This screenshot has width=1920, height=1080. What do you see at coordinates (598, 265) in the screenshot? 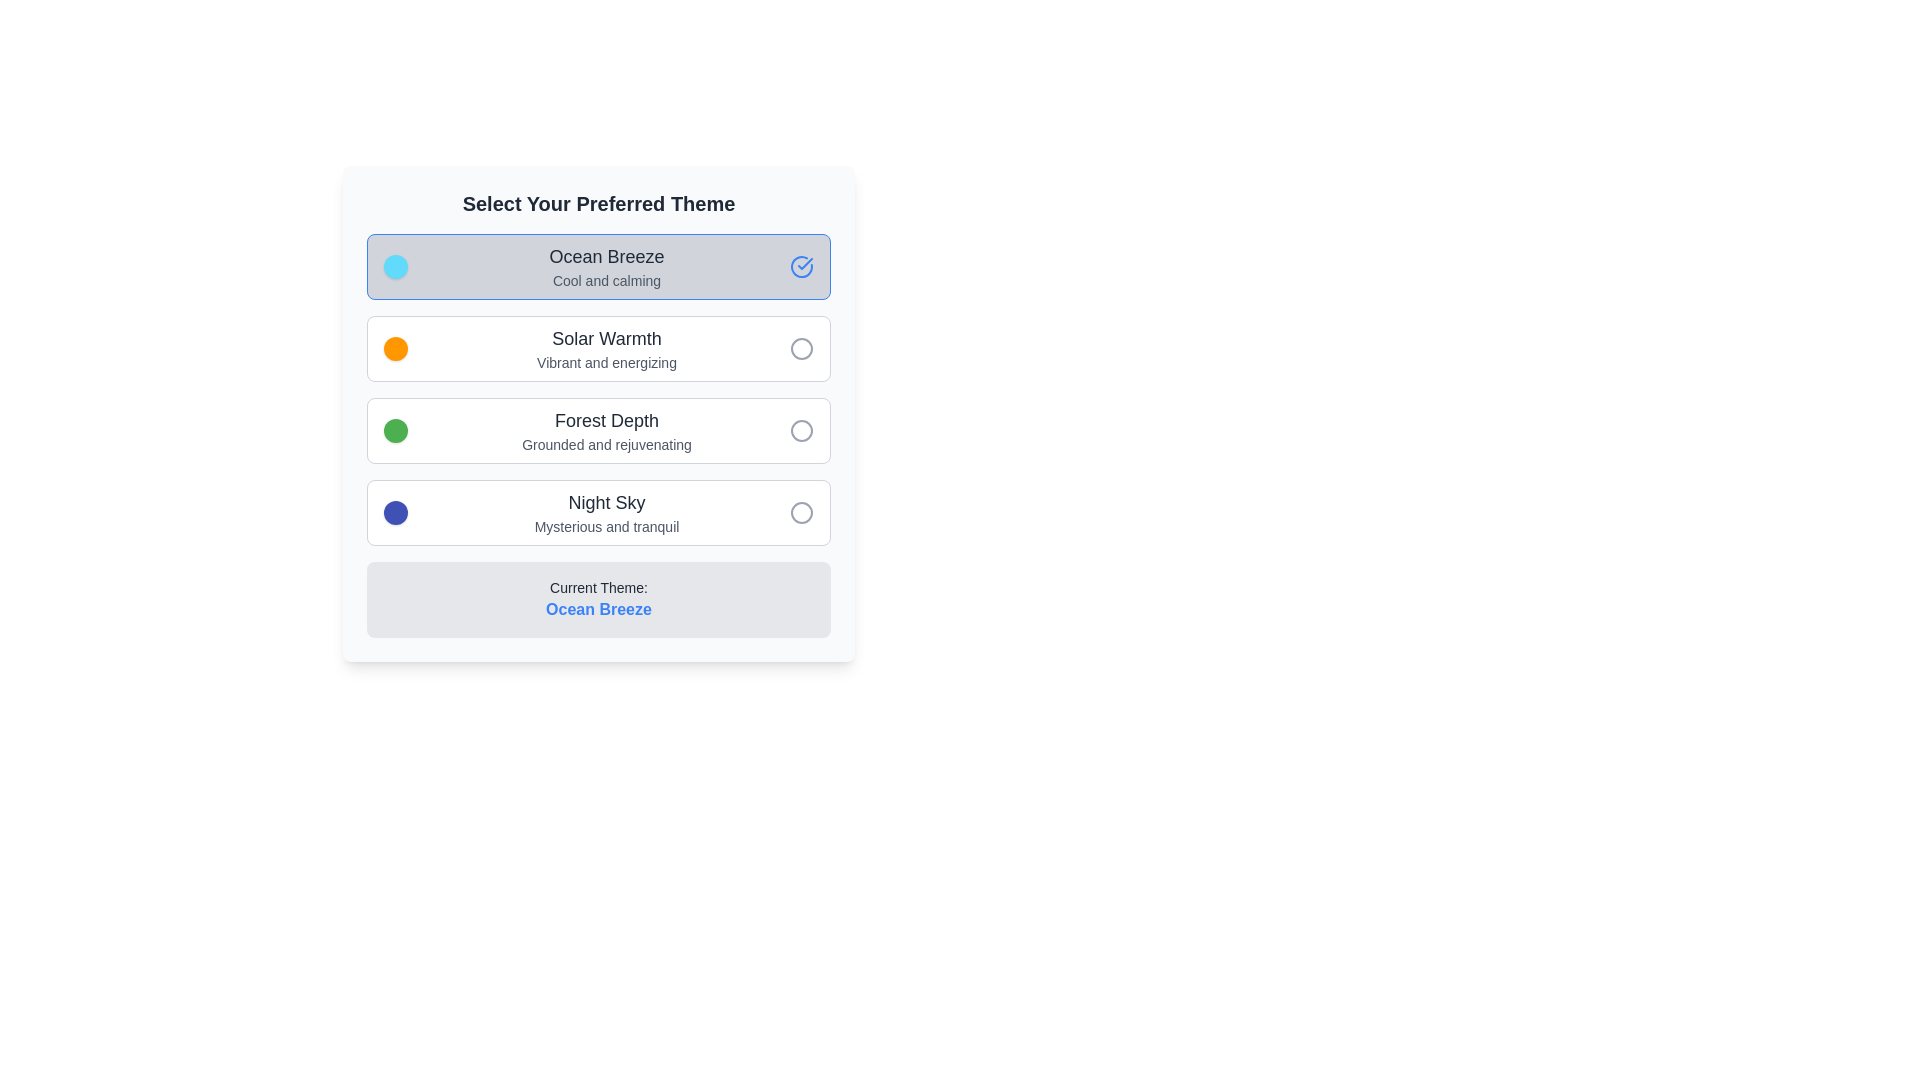
I see `the 'Ocean Breeze' interactive button, which is the first option in the list beneath 'Select Your Preferred Theme'` at bounding box center [598, 265].